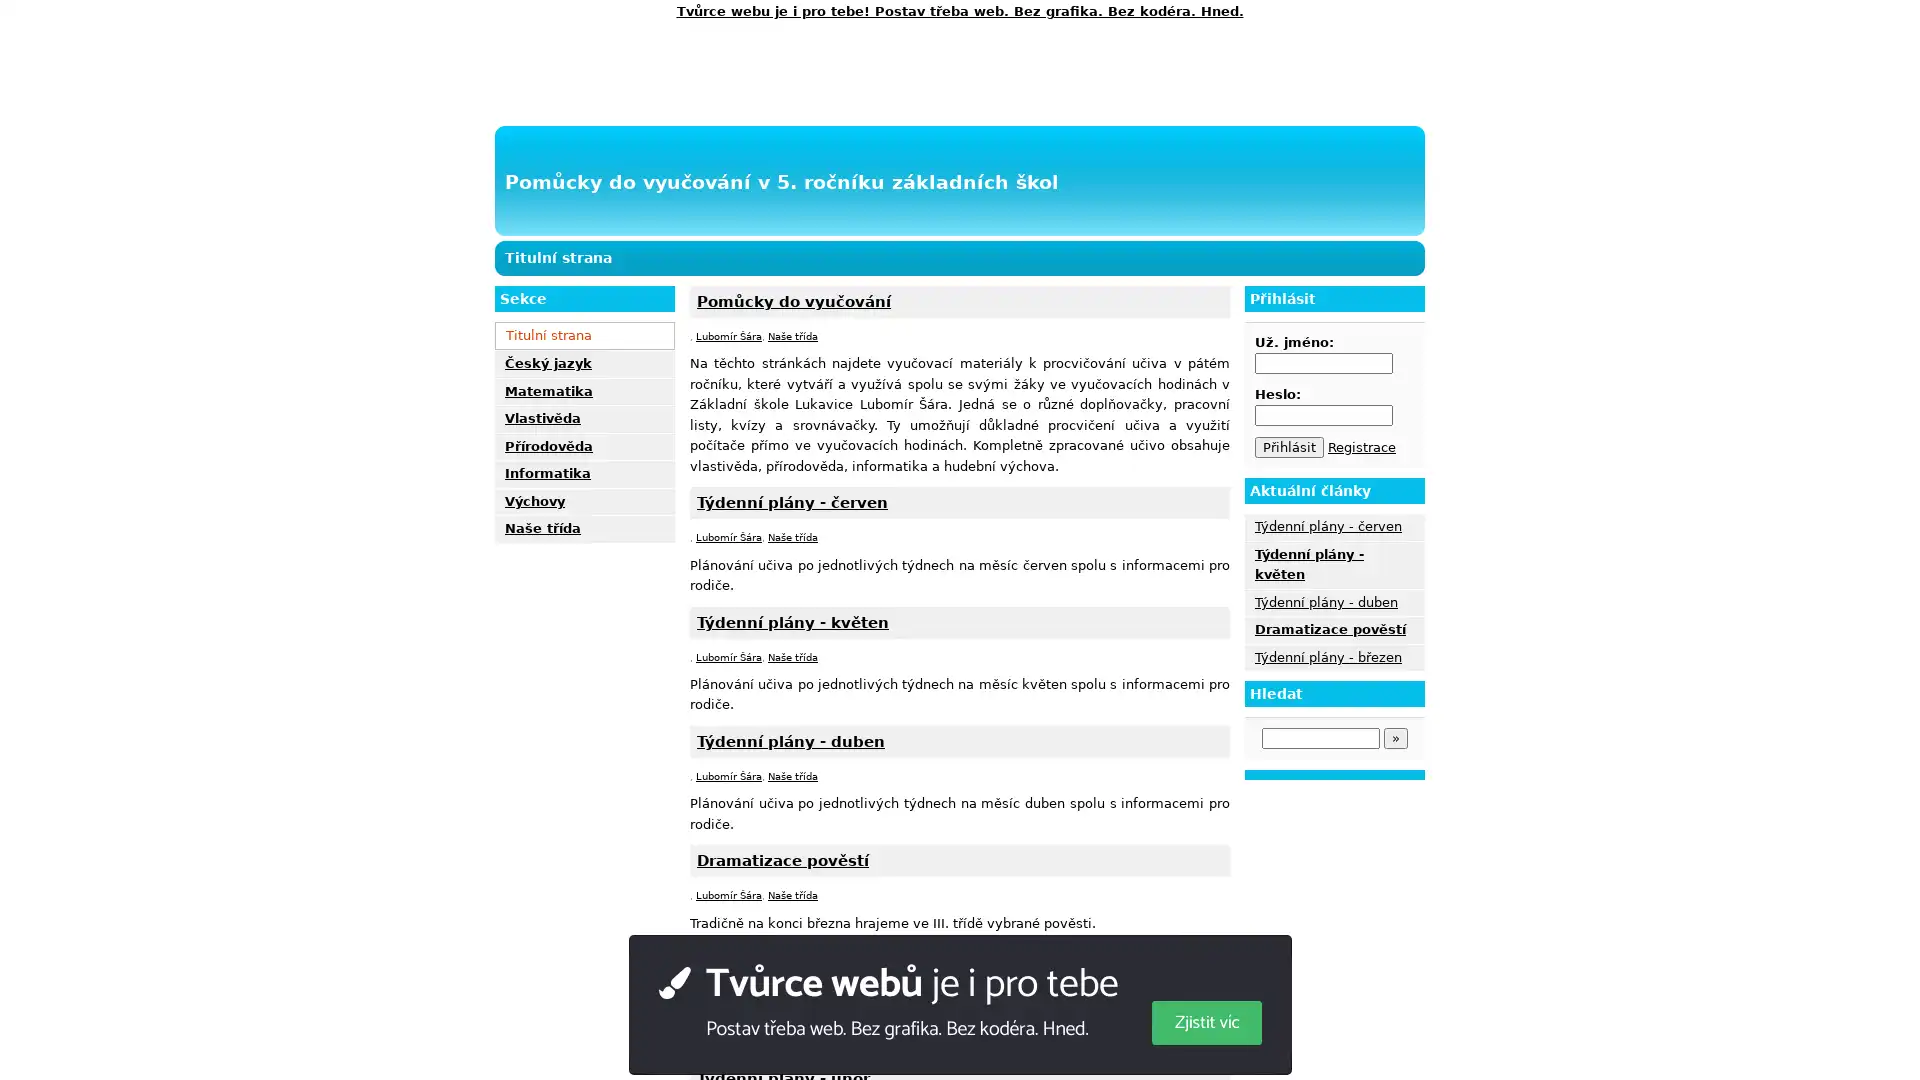 This screenshot has height=1080, width=1920. Describe the element at coordinates (1289, 445) in the screenshot. I see `Prihlasit` at that location.